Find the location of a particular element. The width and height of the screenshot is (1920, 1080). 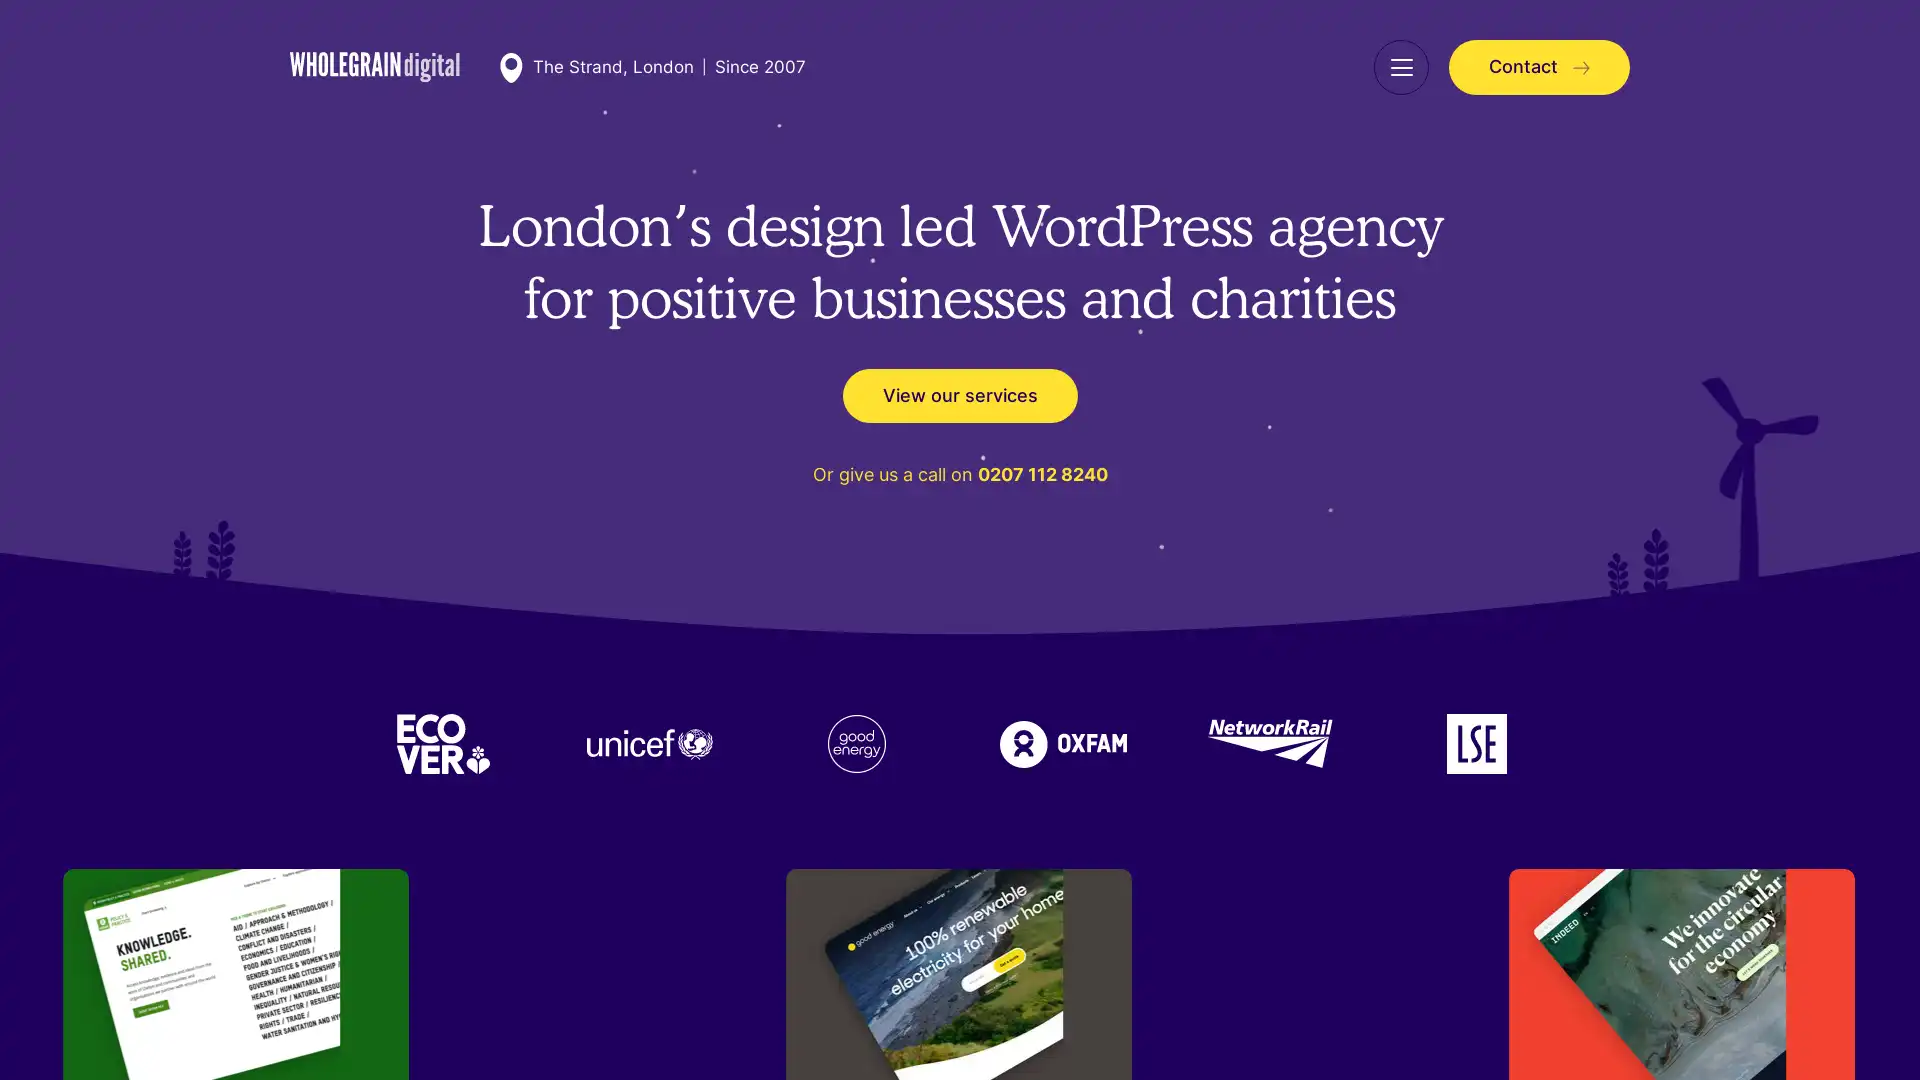

Open menu is located at coordinates (1400, 66).